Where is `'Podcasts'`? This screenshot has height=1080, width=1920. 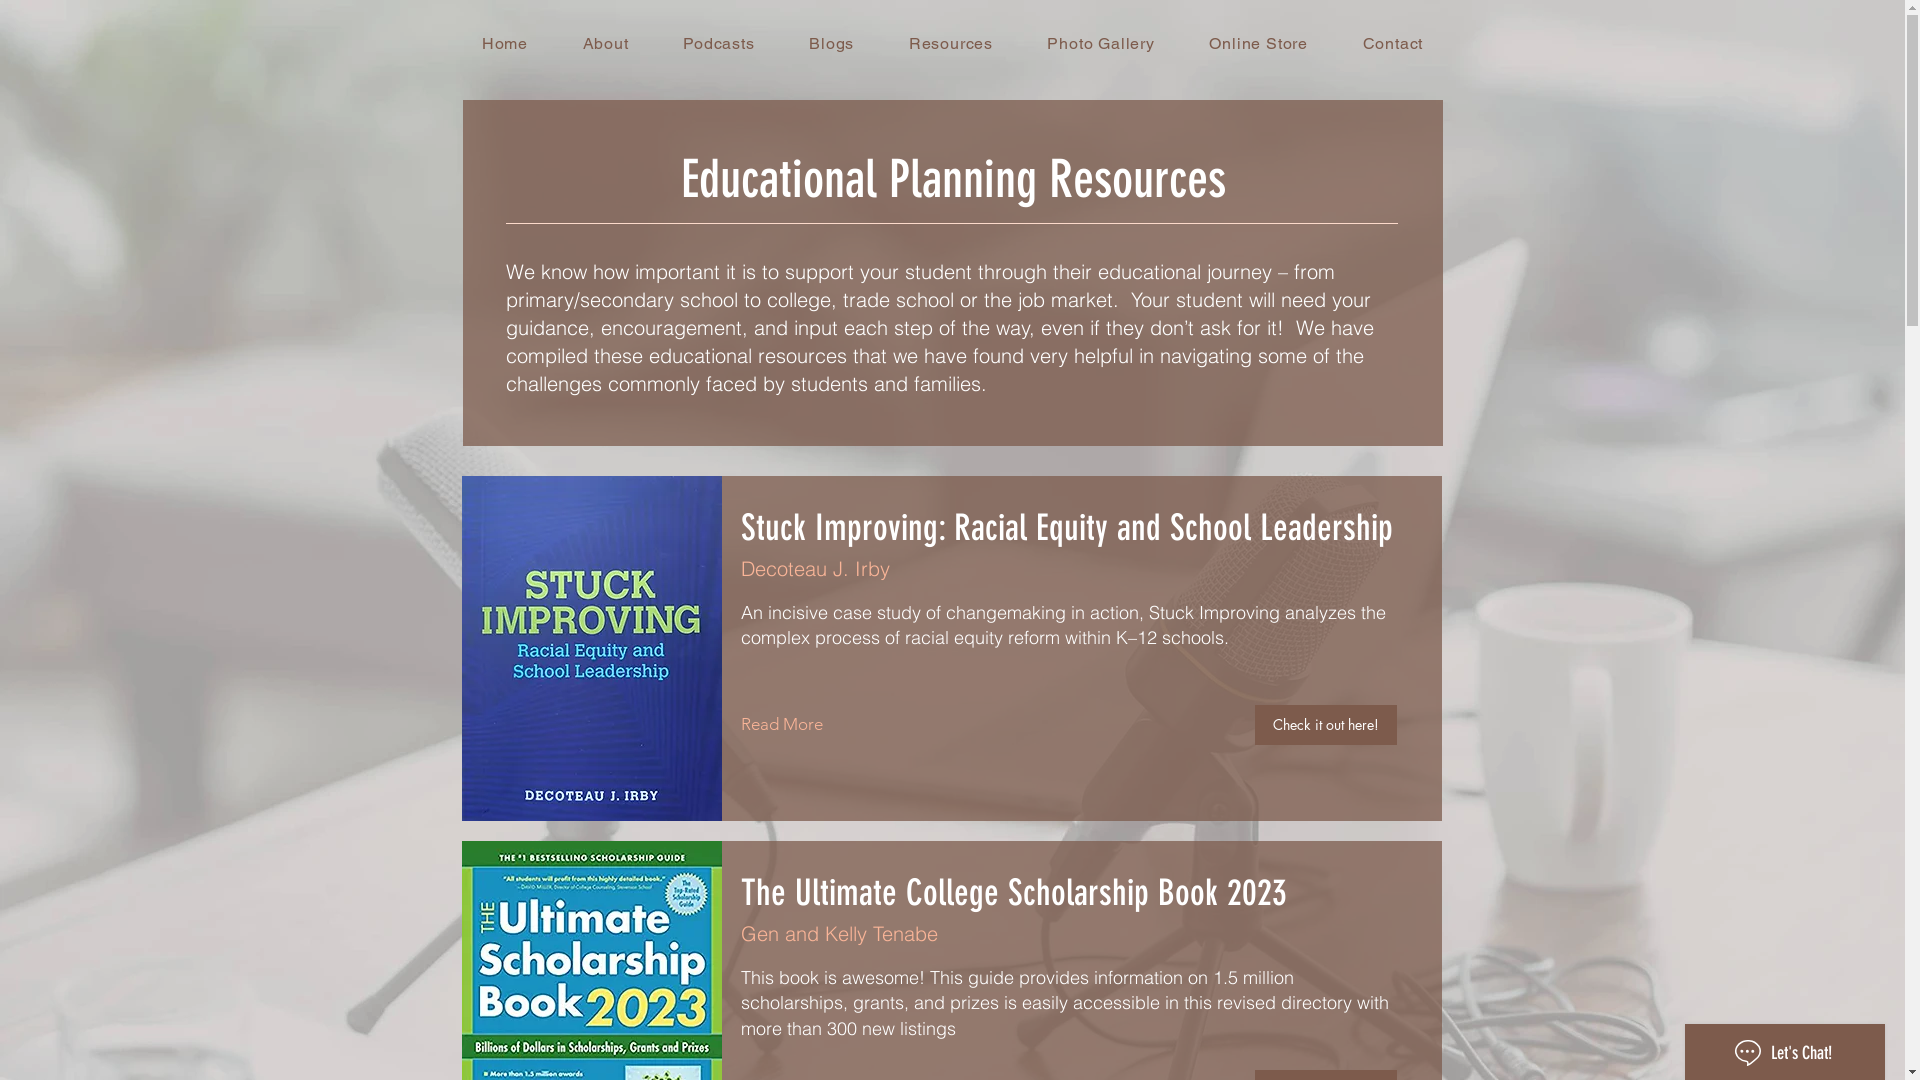
'Podcasts' is located at coordinates (719, 43).